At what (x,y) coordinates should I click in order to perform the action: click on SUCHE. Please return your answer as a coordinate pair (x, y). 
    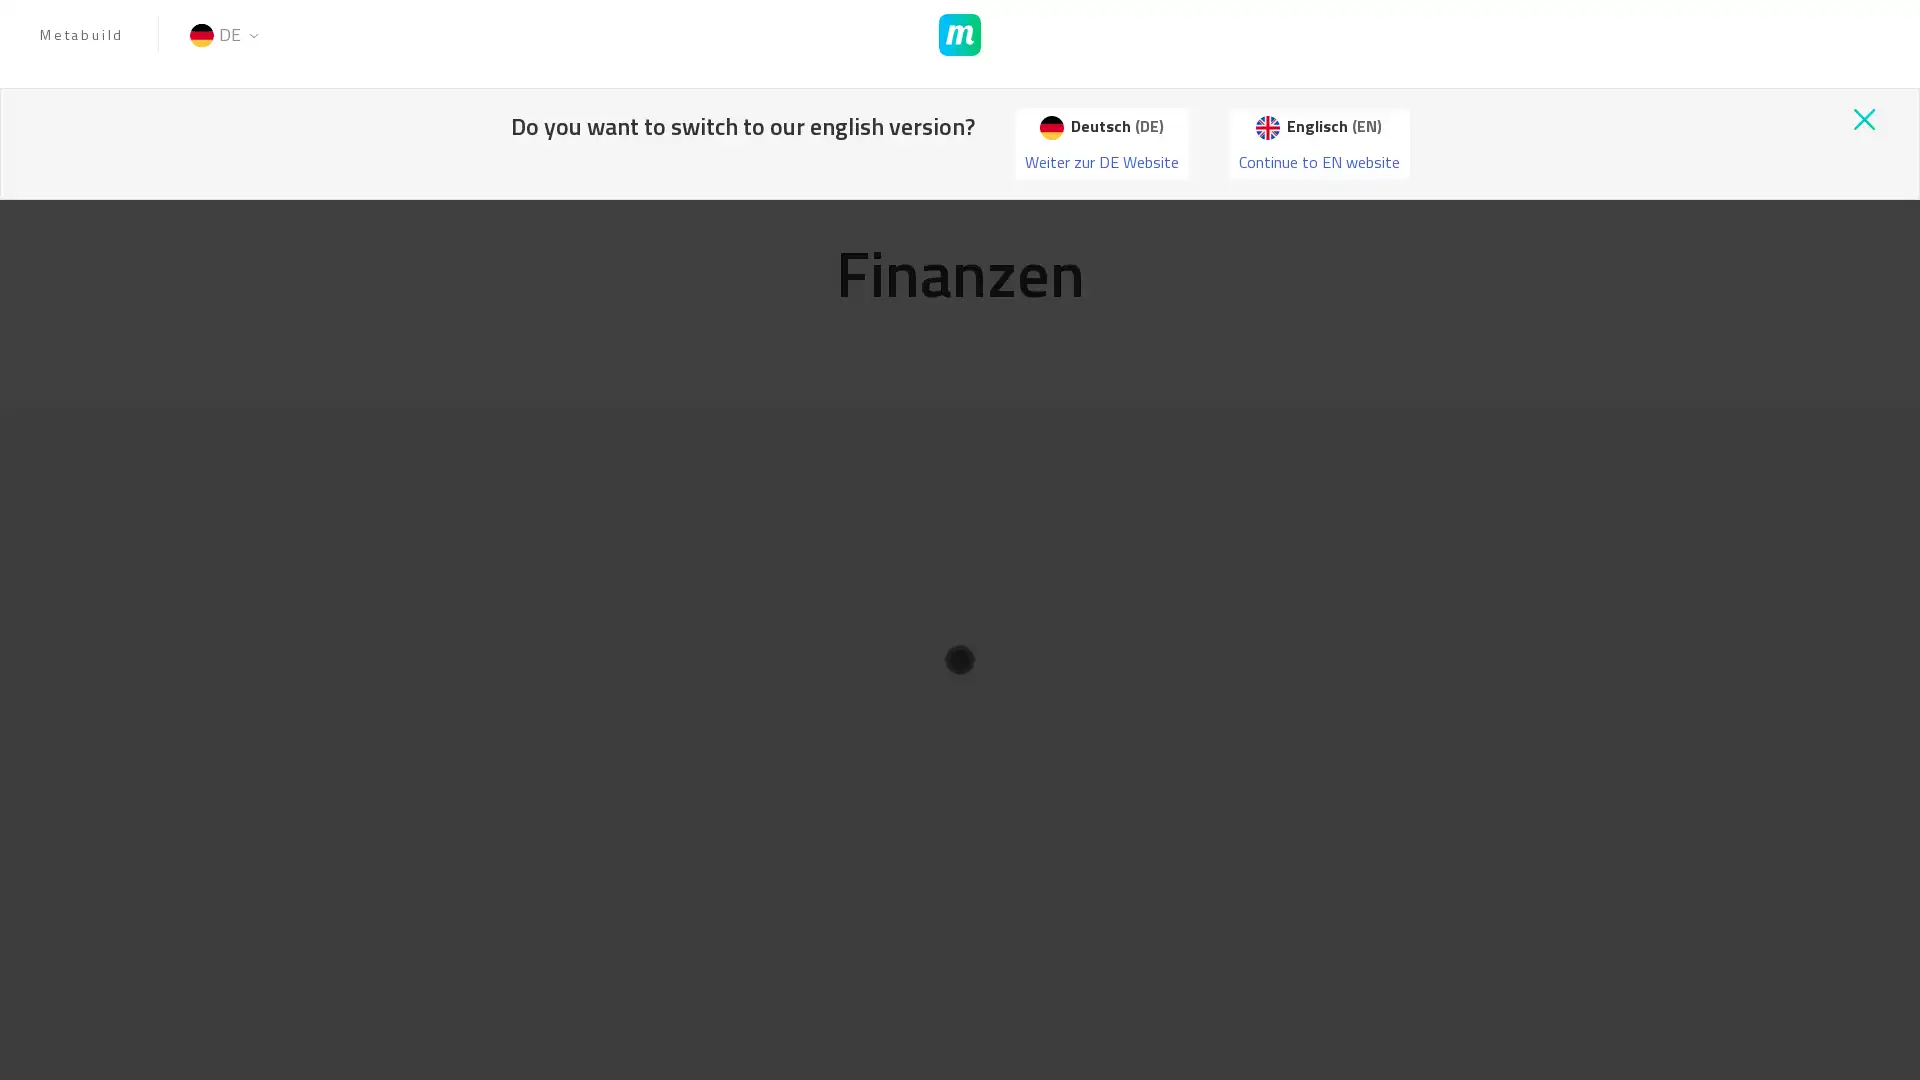
    Looking at the image, I should click on (1286, 111).